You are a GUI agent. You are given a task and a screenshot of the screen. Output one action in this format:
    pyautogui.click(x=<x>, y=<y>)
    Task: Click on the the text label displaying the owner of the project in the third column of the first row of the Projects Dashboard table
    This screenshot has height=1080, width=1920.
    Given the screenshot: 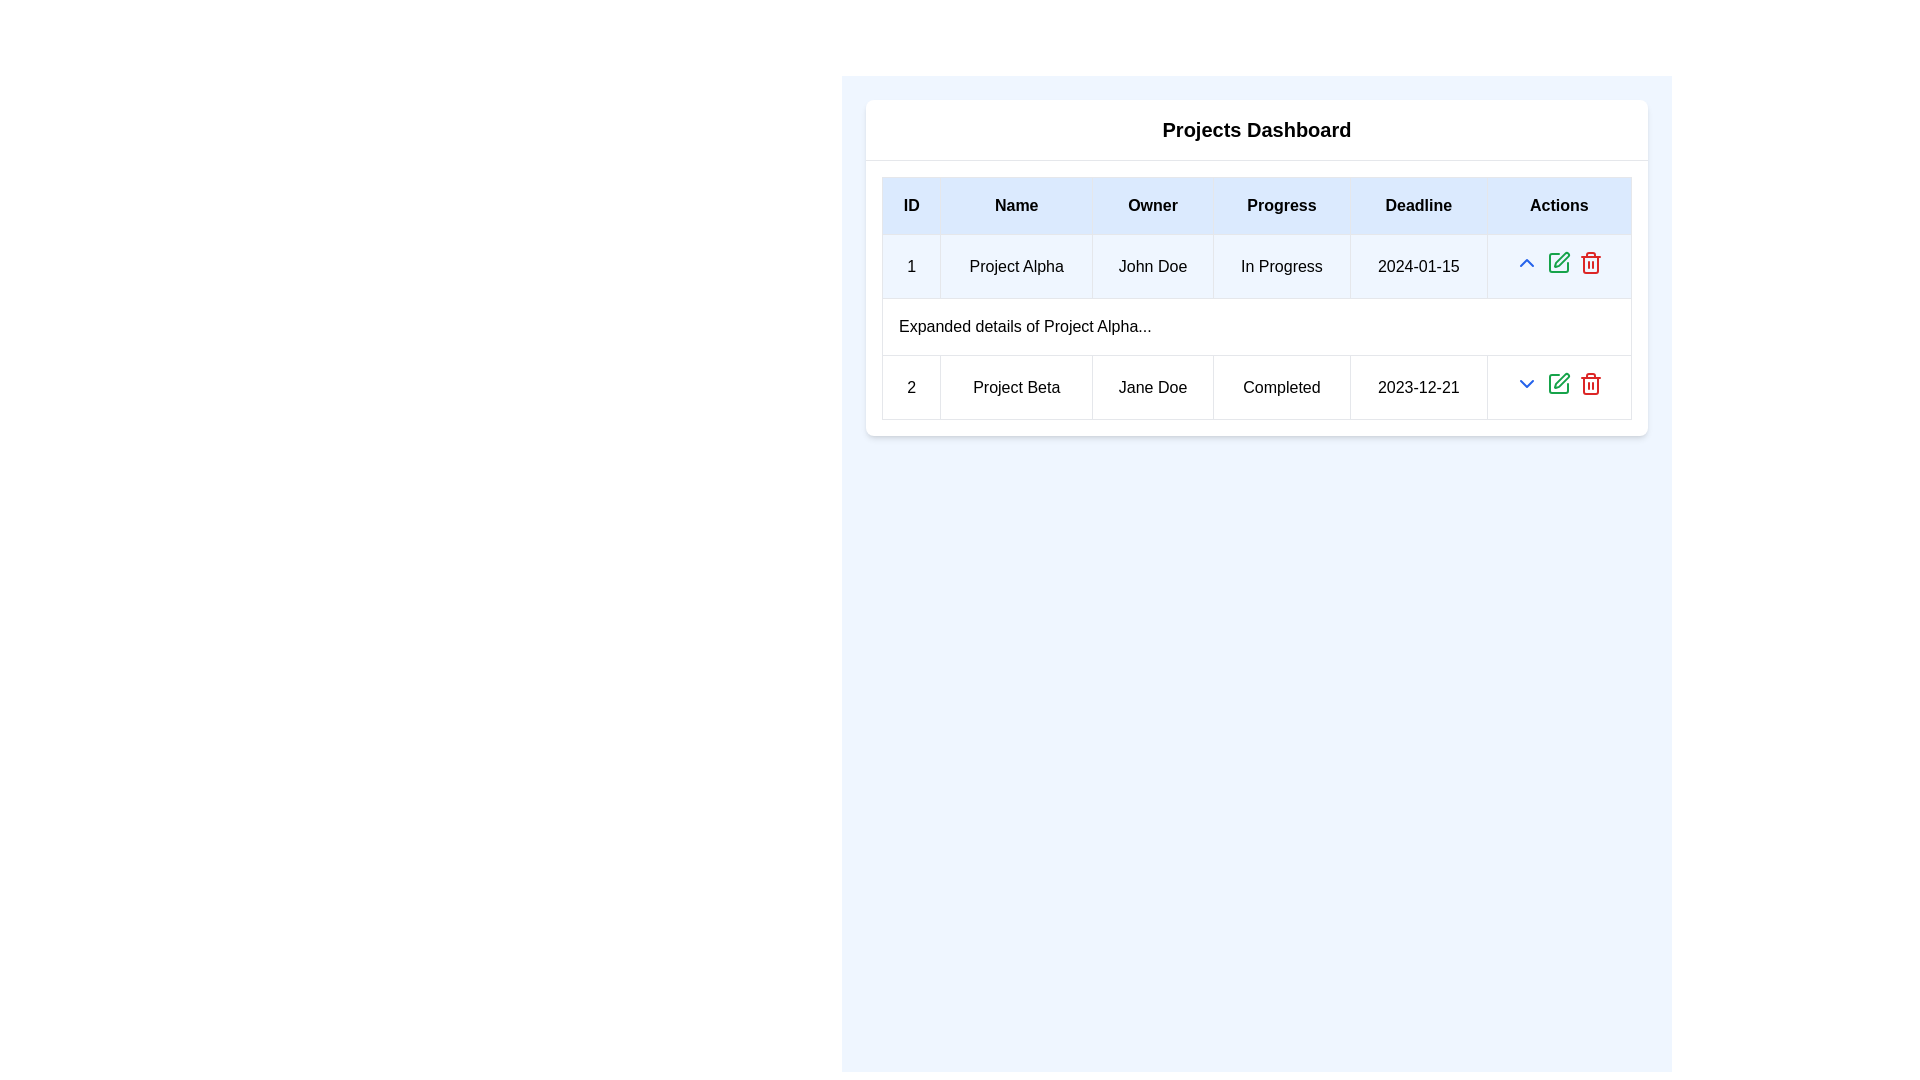 What is the action you would take?
    pyautogui.click(x=1153, y=265)
    